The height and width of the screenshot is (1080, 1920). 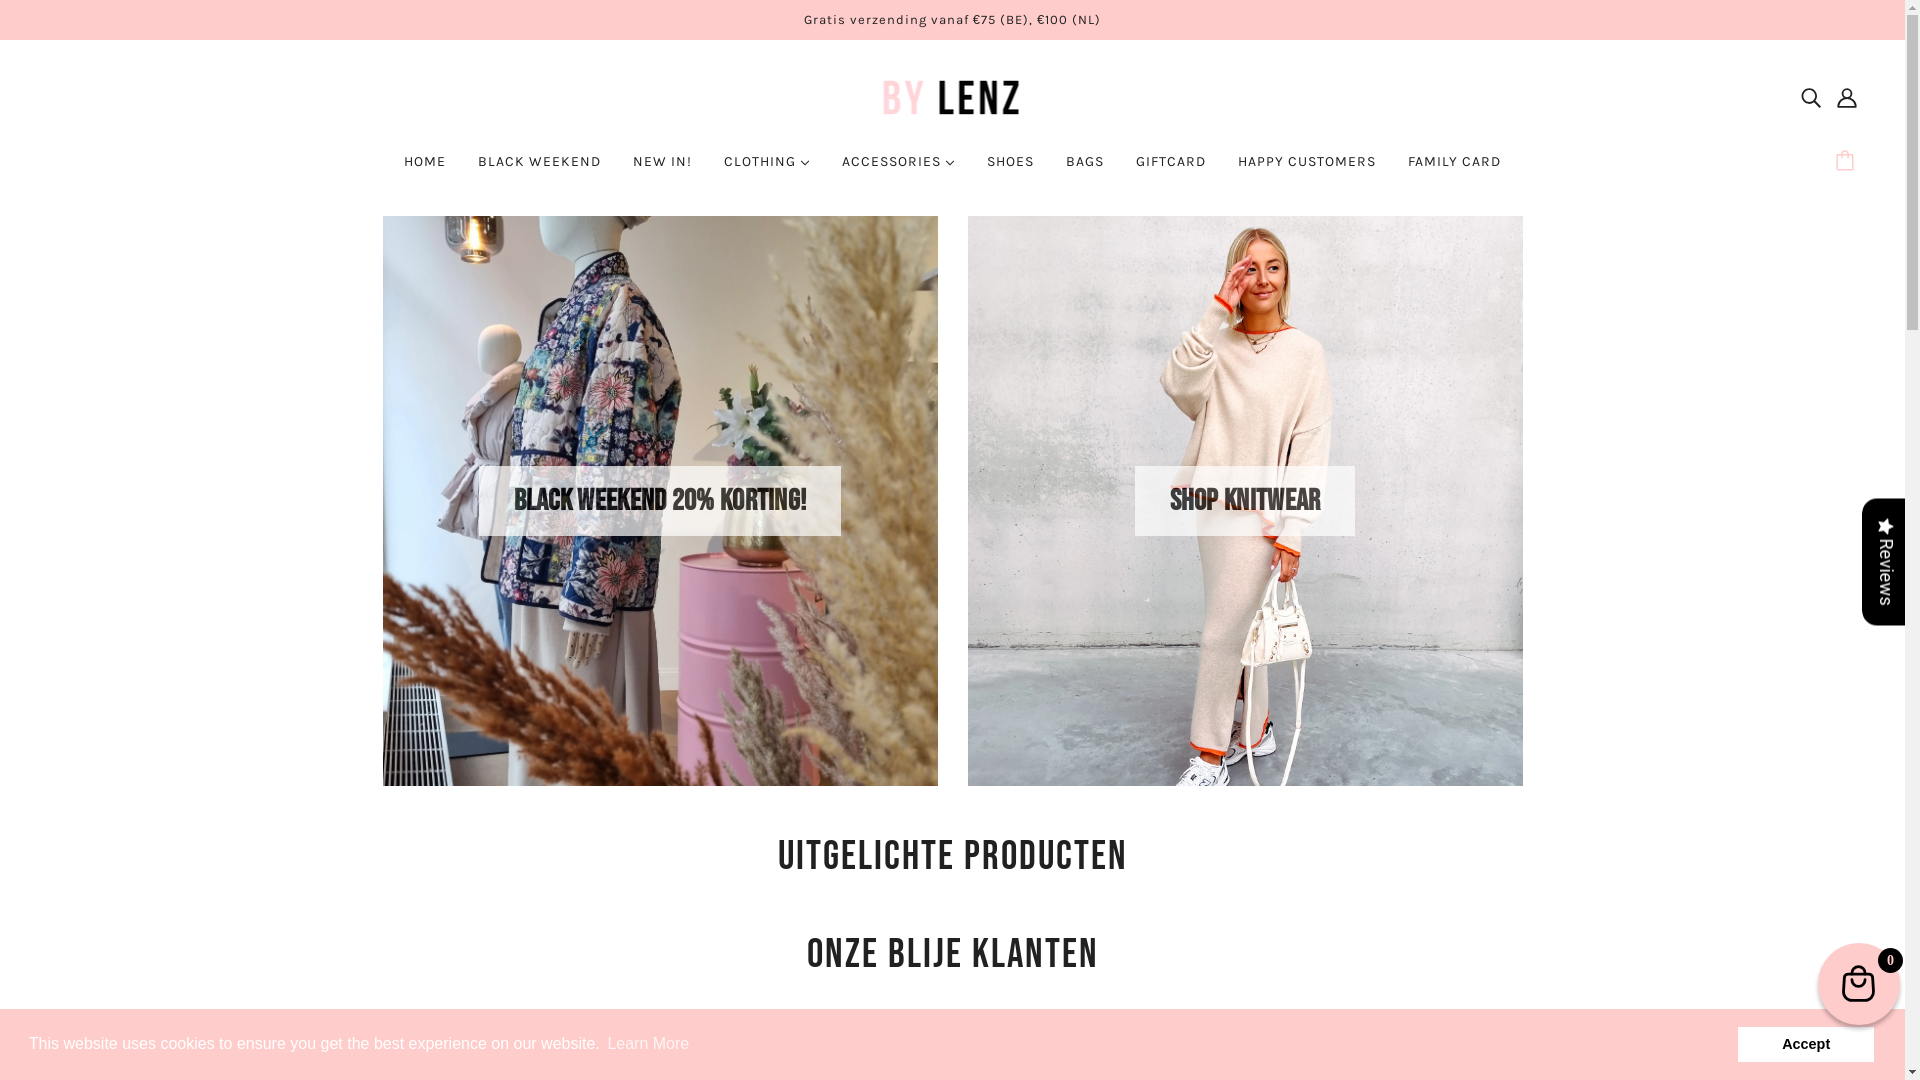 What do you see at coordinates (708, 168) in the screenshot?
I see `'CLOTHING'` at bounding box center [708, 168].